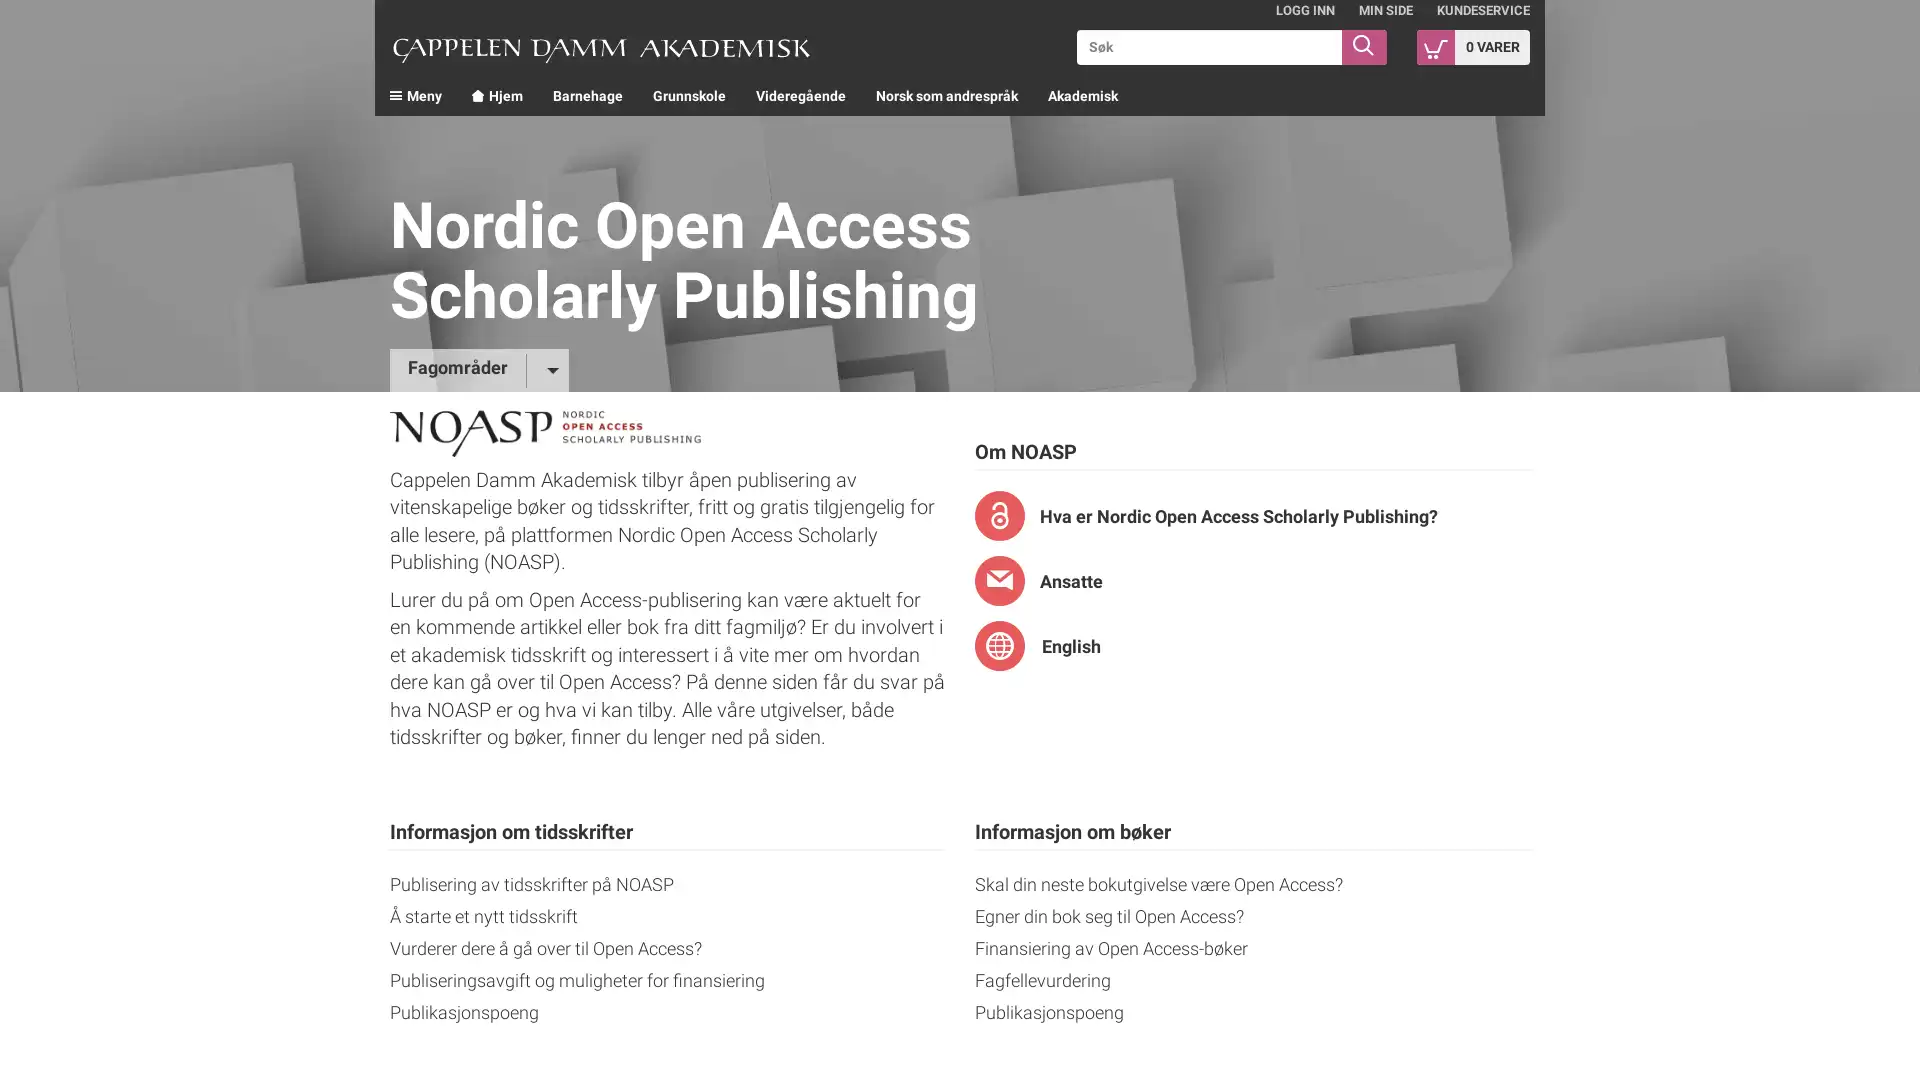 The height and width of the screenshot is (1080, 1920). What do you see at coordinates (478, 370) in the screenshot?
I see `Fagomrader` at bounding box center [478, 370].